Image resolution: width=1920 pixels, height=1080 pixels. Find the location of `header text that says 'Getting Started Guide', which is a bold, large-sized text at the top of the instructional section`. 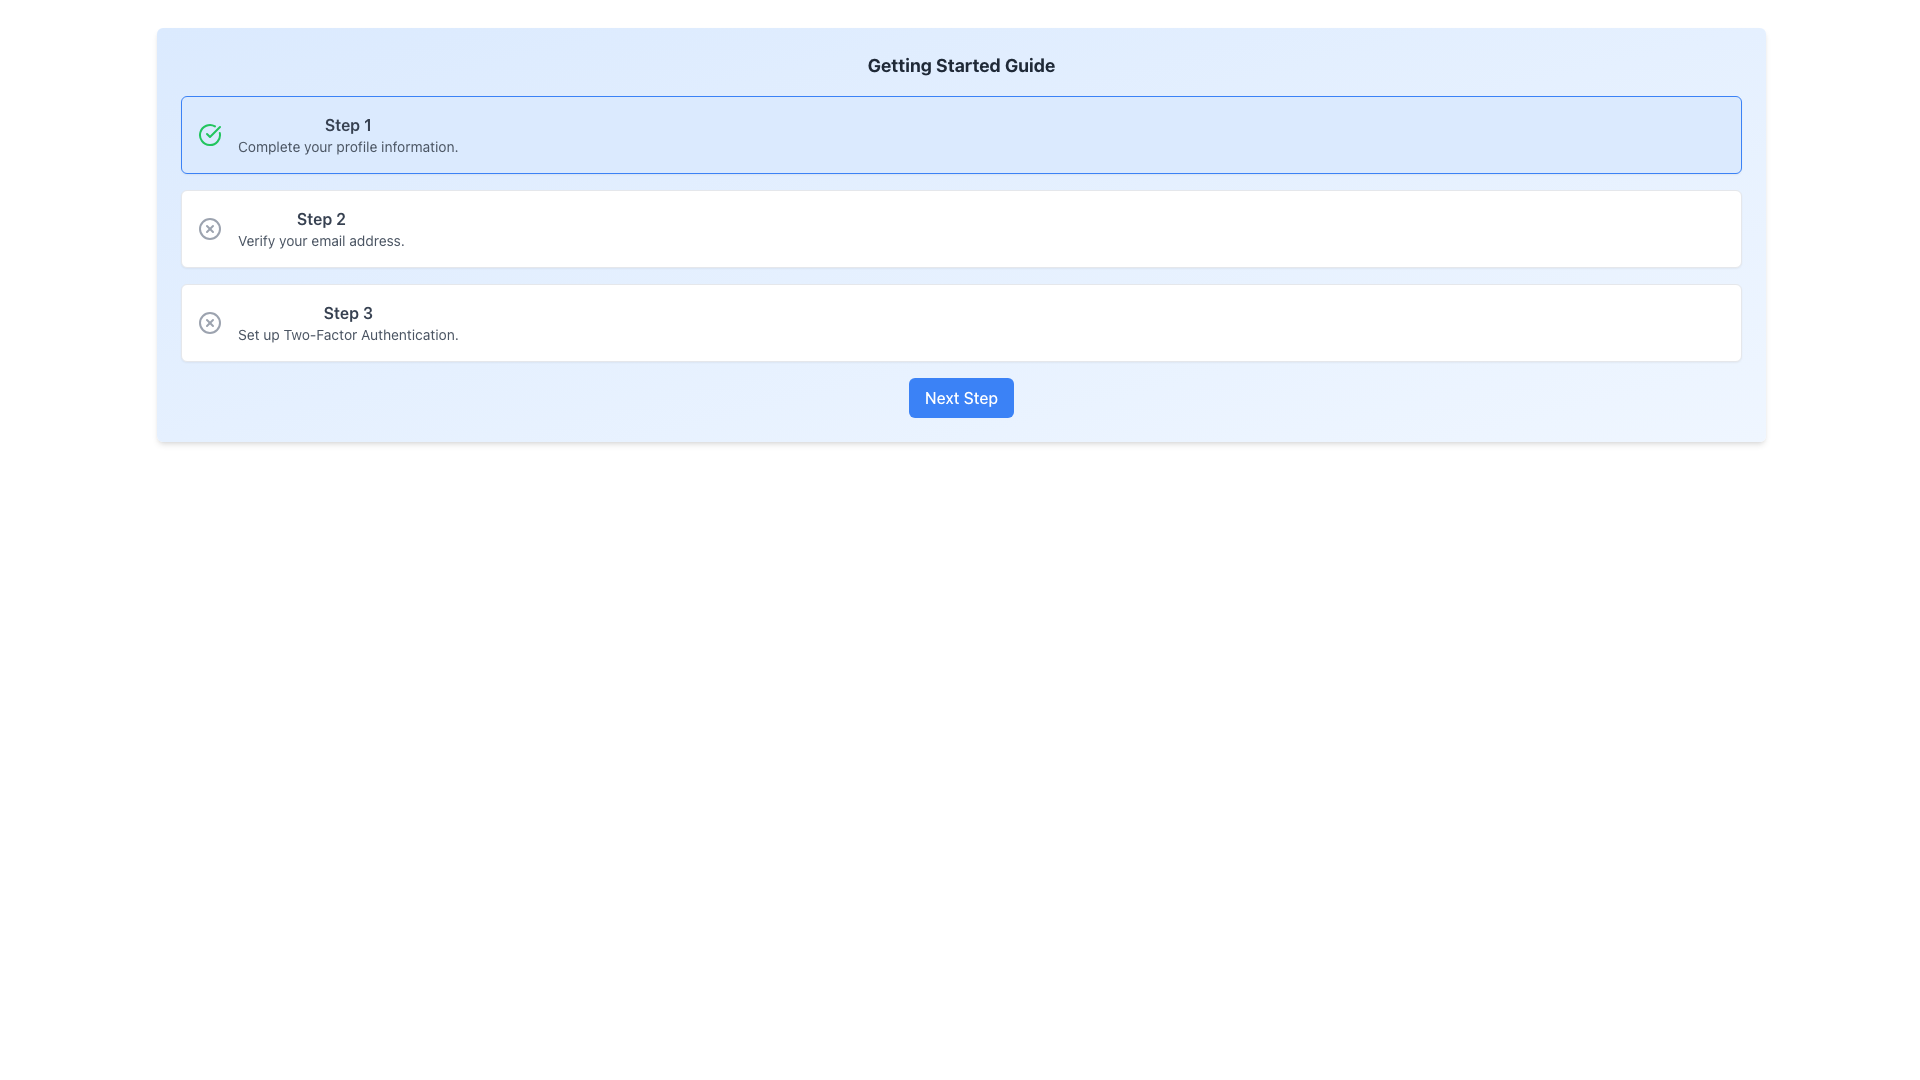

header text that says 'Getting Started Guide', which is a bold, large-sized text at the top of the instructional section is located at coordinates (961, 64).